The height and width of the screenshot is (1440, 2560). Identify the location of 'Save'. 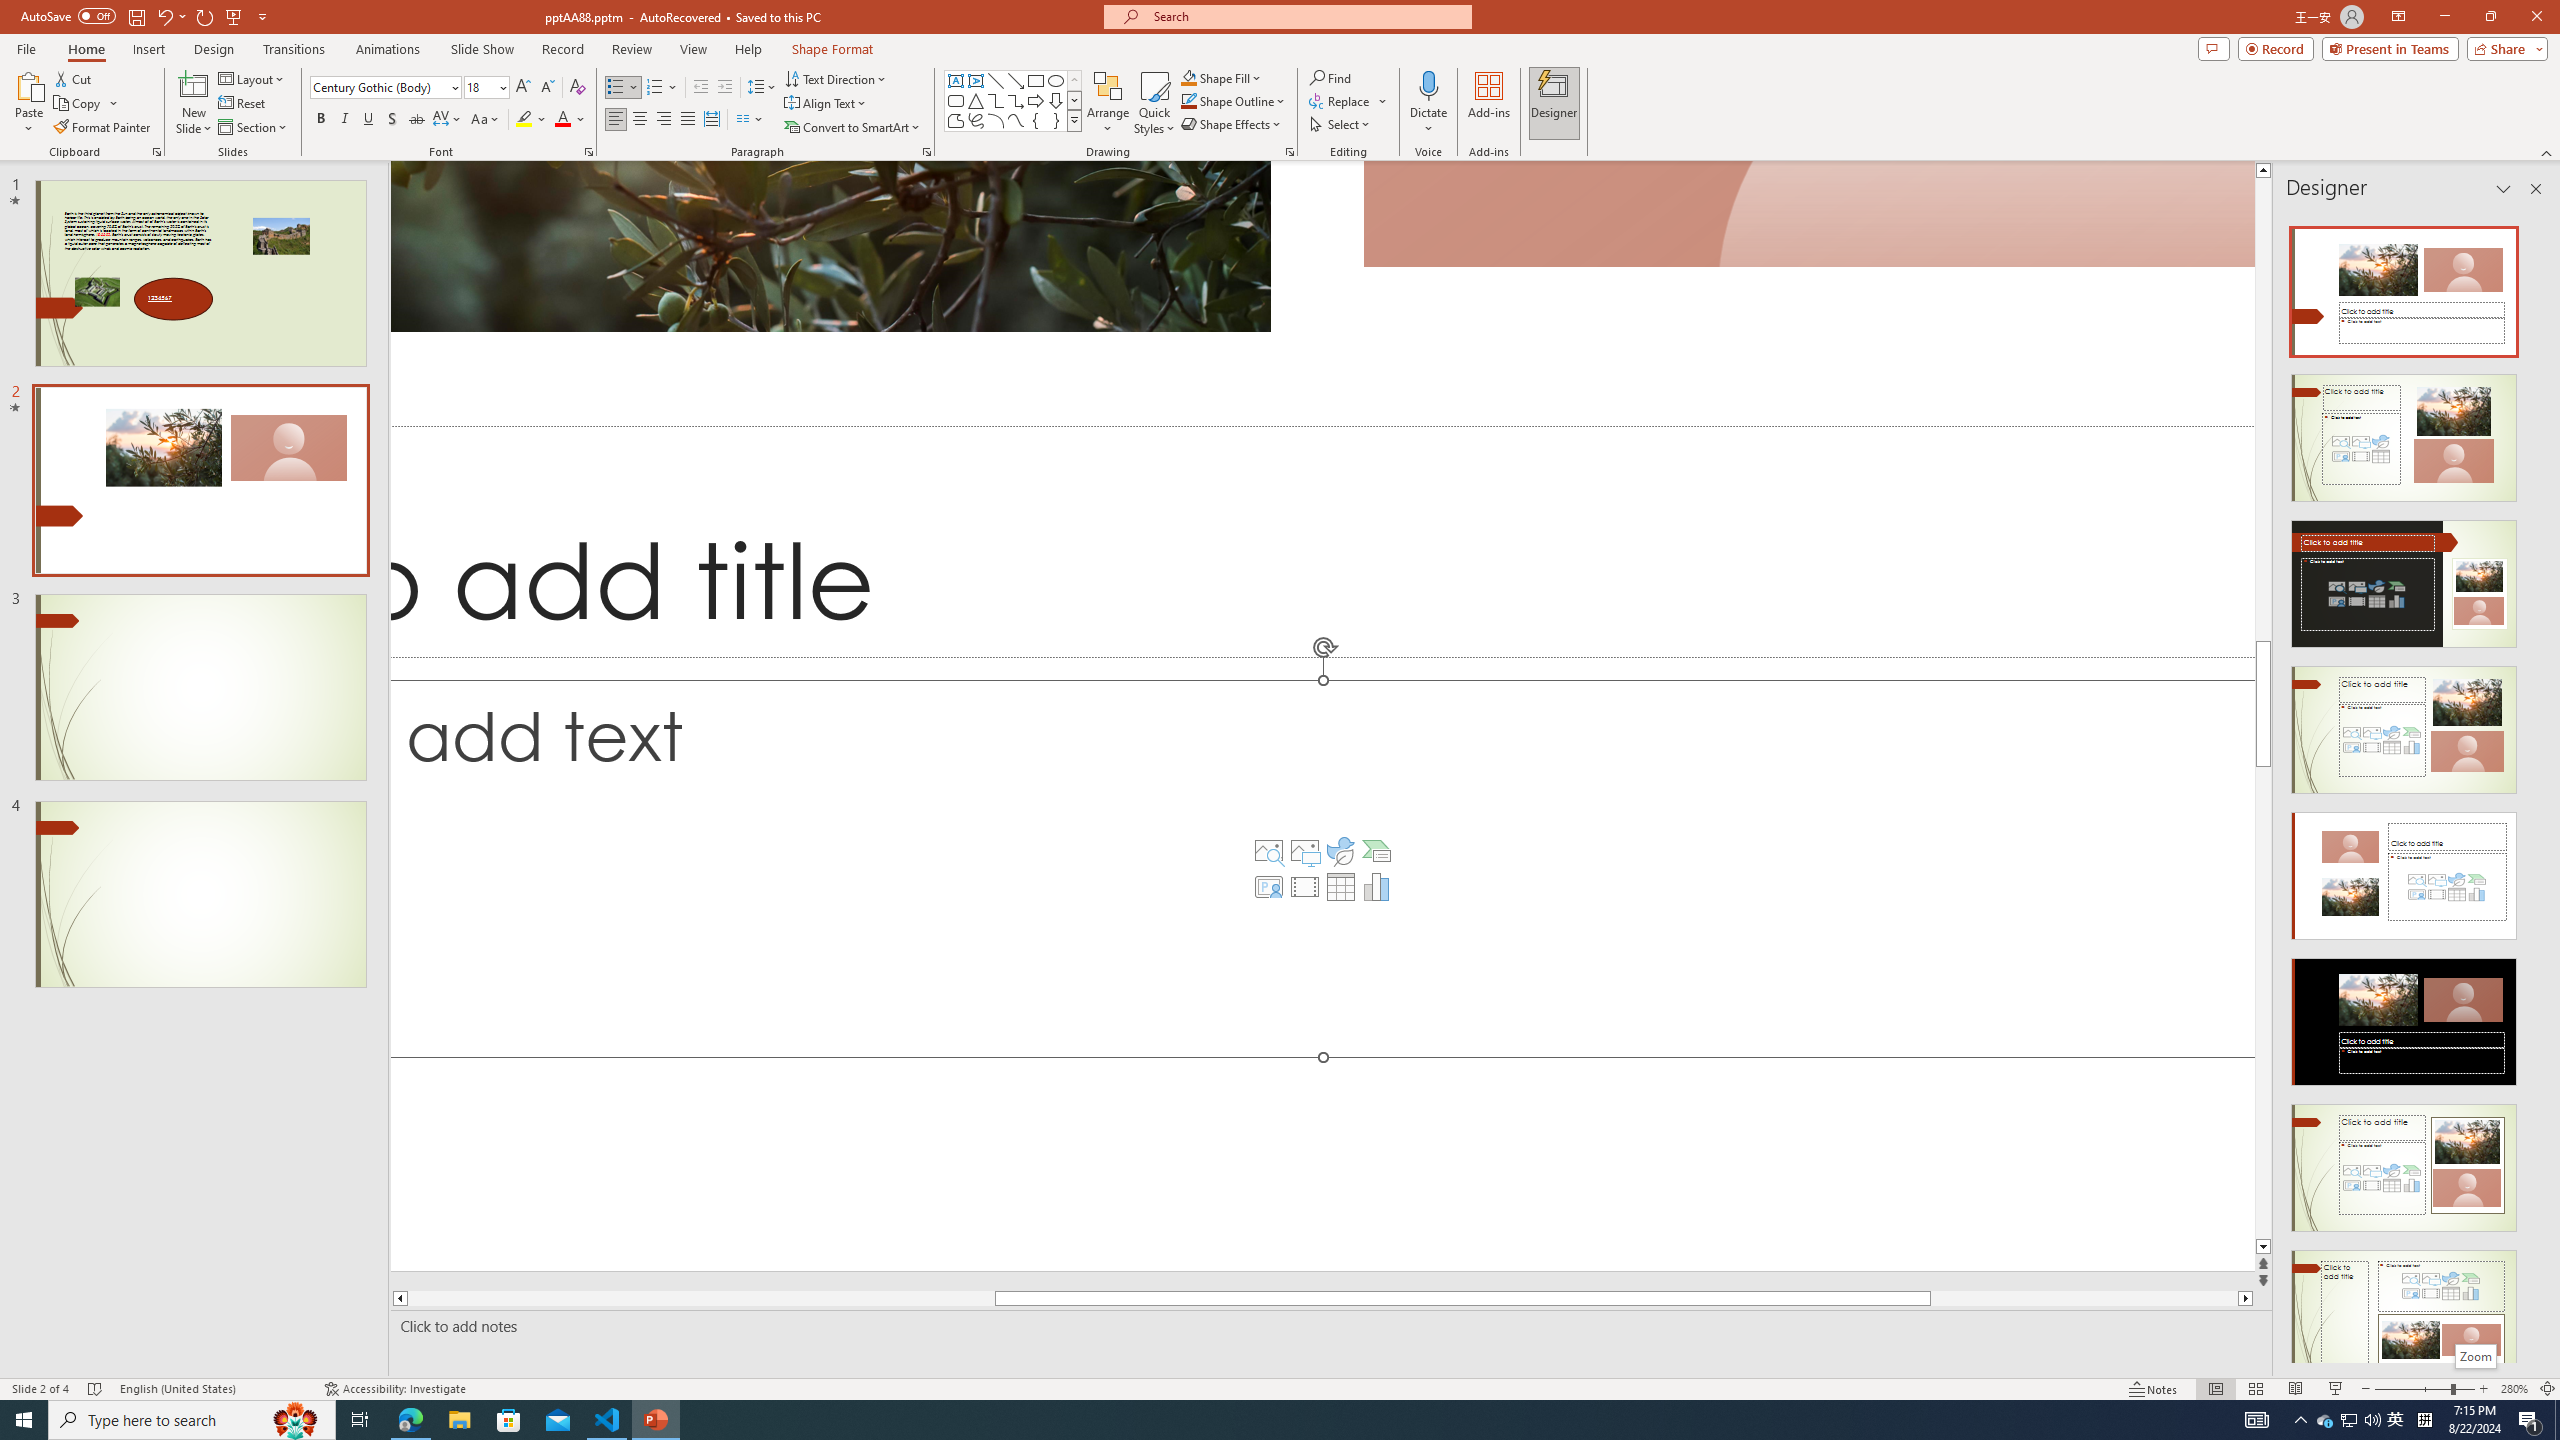
(135, 15).